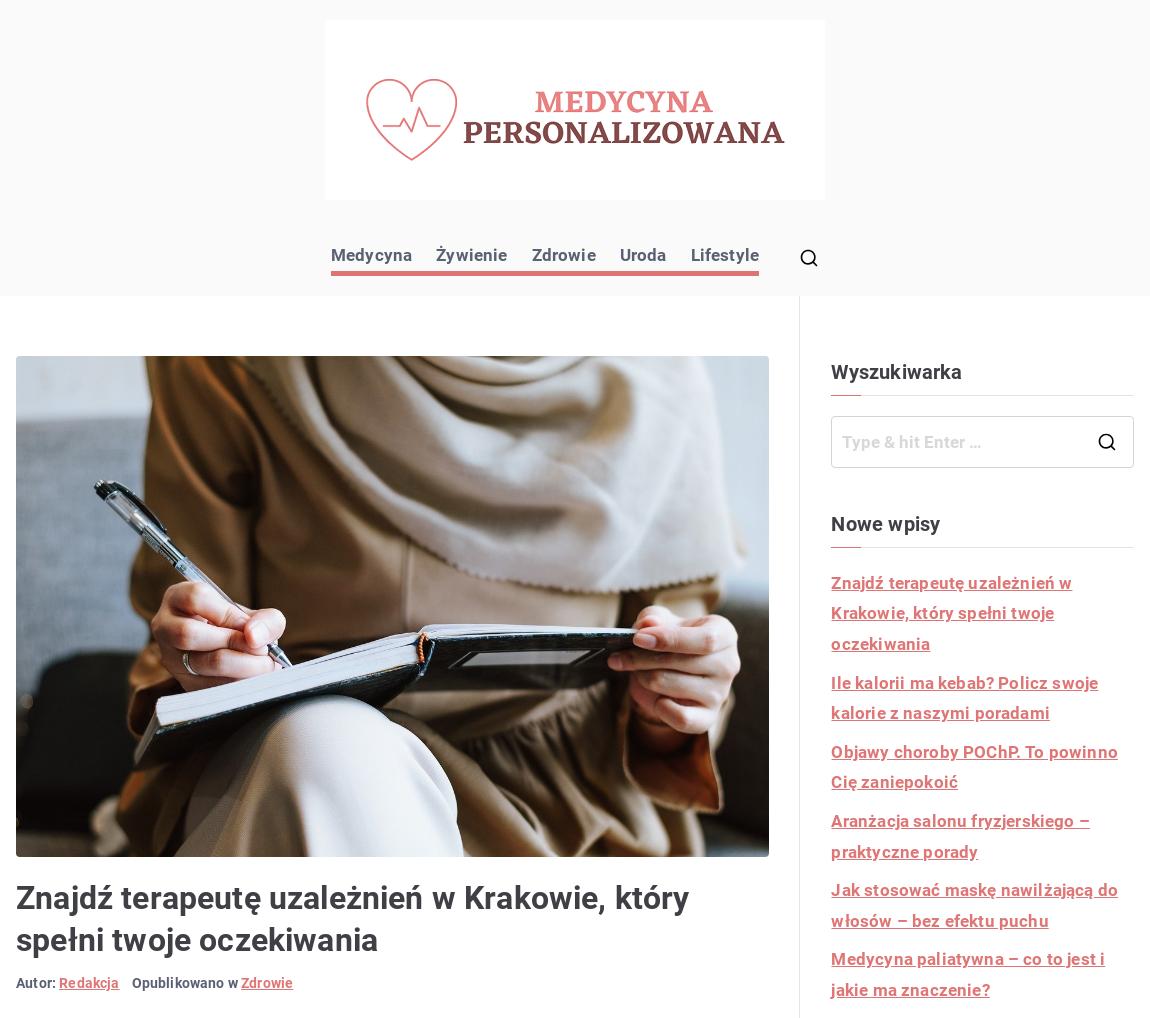 The width and height of the screenshot is (1150, 1018). I want to click on 'Wyszukiwarka', so click(896, 371).